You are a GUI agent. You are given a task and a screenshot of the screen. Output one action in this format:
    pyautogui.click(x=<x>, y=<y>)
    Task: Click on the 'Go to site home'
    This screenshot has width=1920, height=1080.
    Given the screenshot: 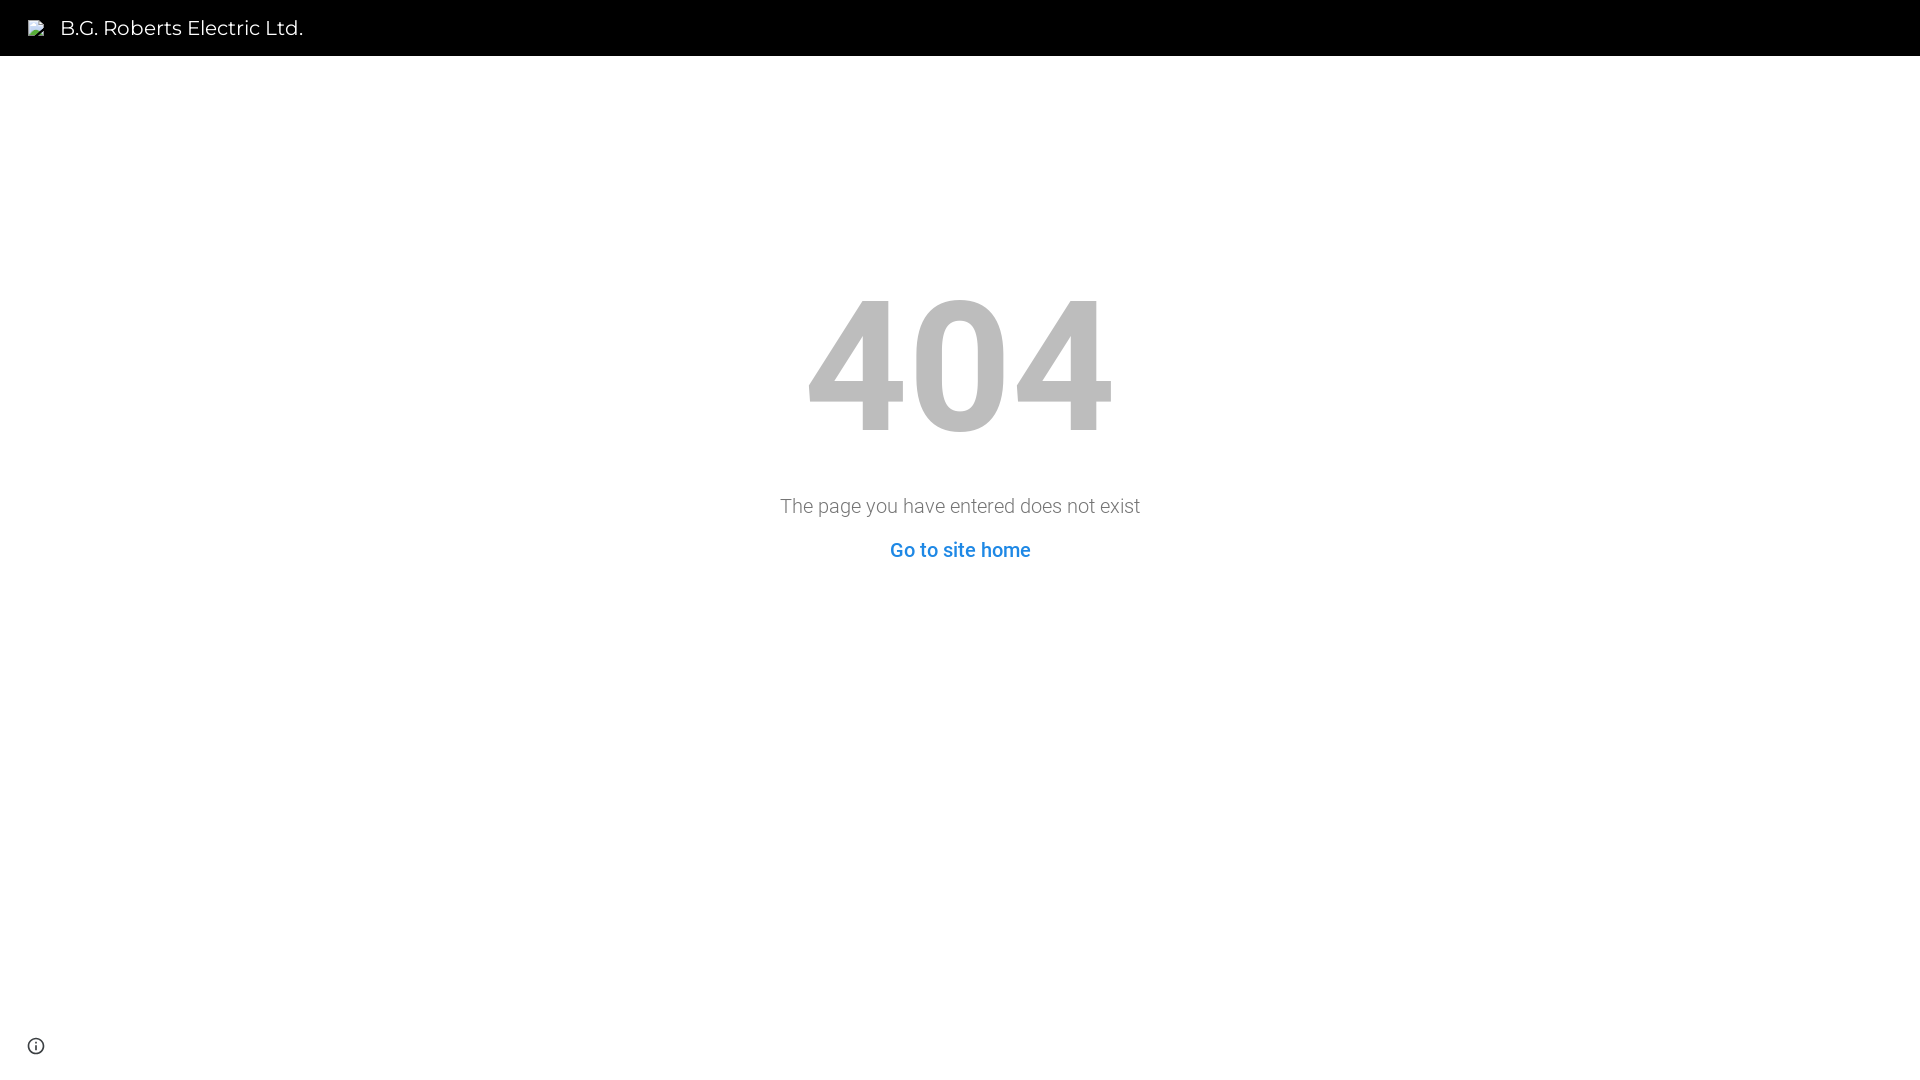 What is the action you would take?
    pyautogui.click(x=960, y=550)
    